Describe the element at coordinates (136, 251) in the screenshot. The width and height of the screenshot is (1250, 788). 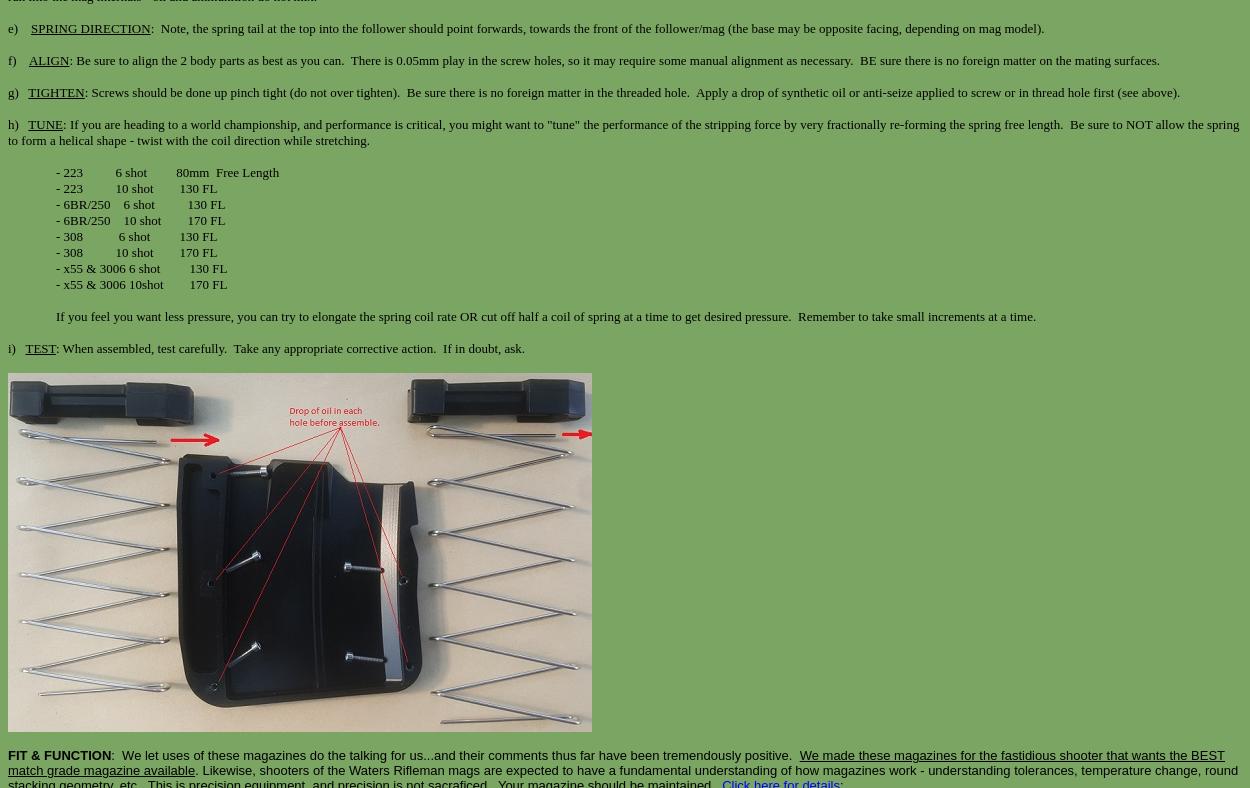
I see `'- 308          10 shot        170 FL'` at that location.